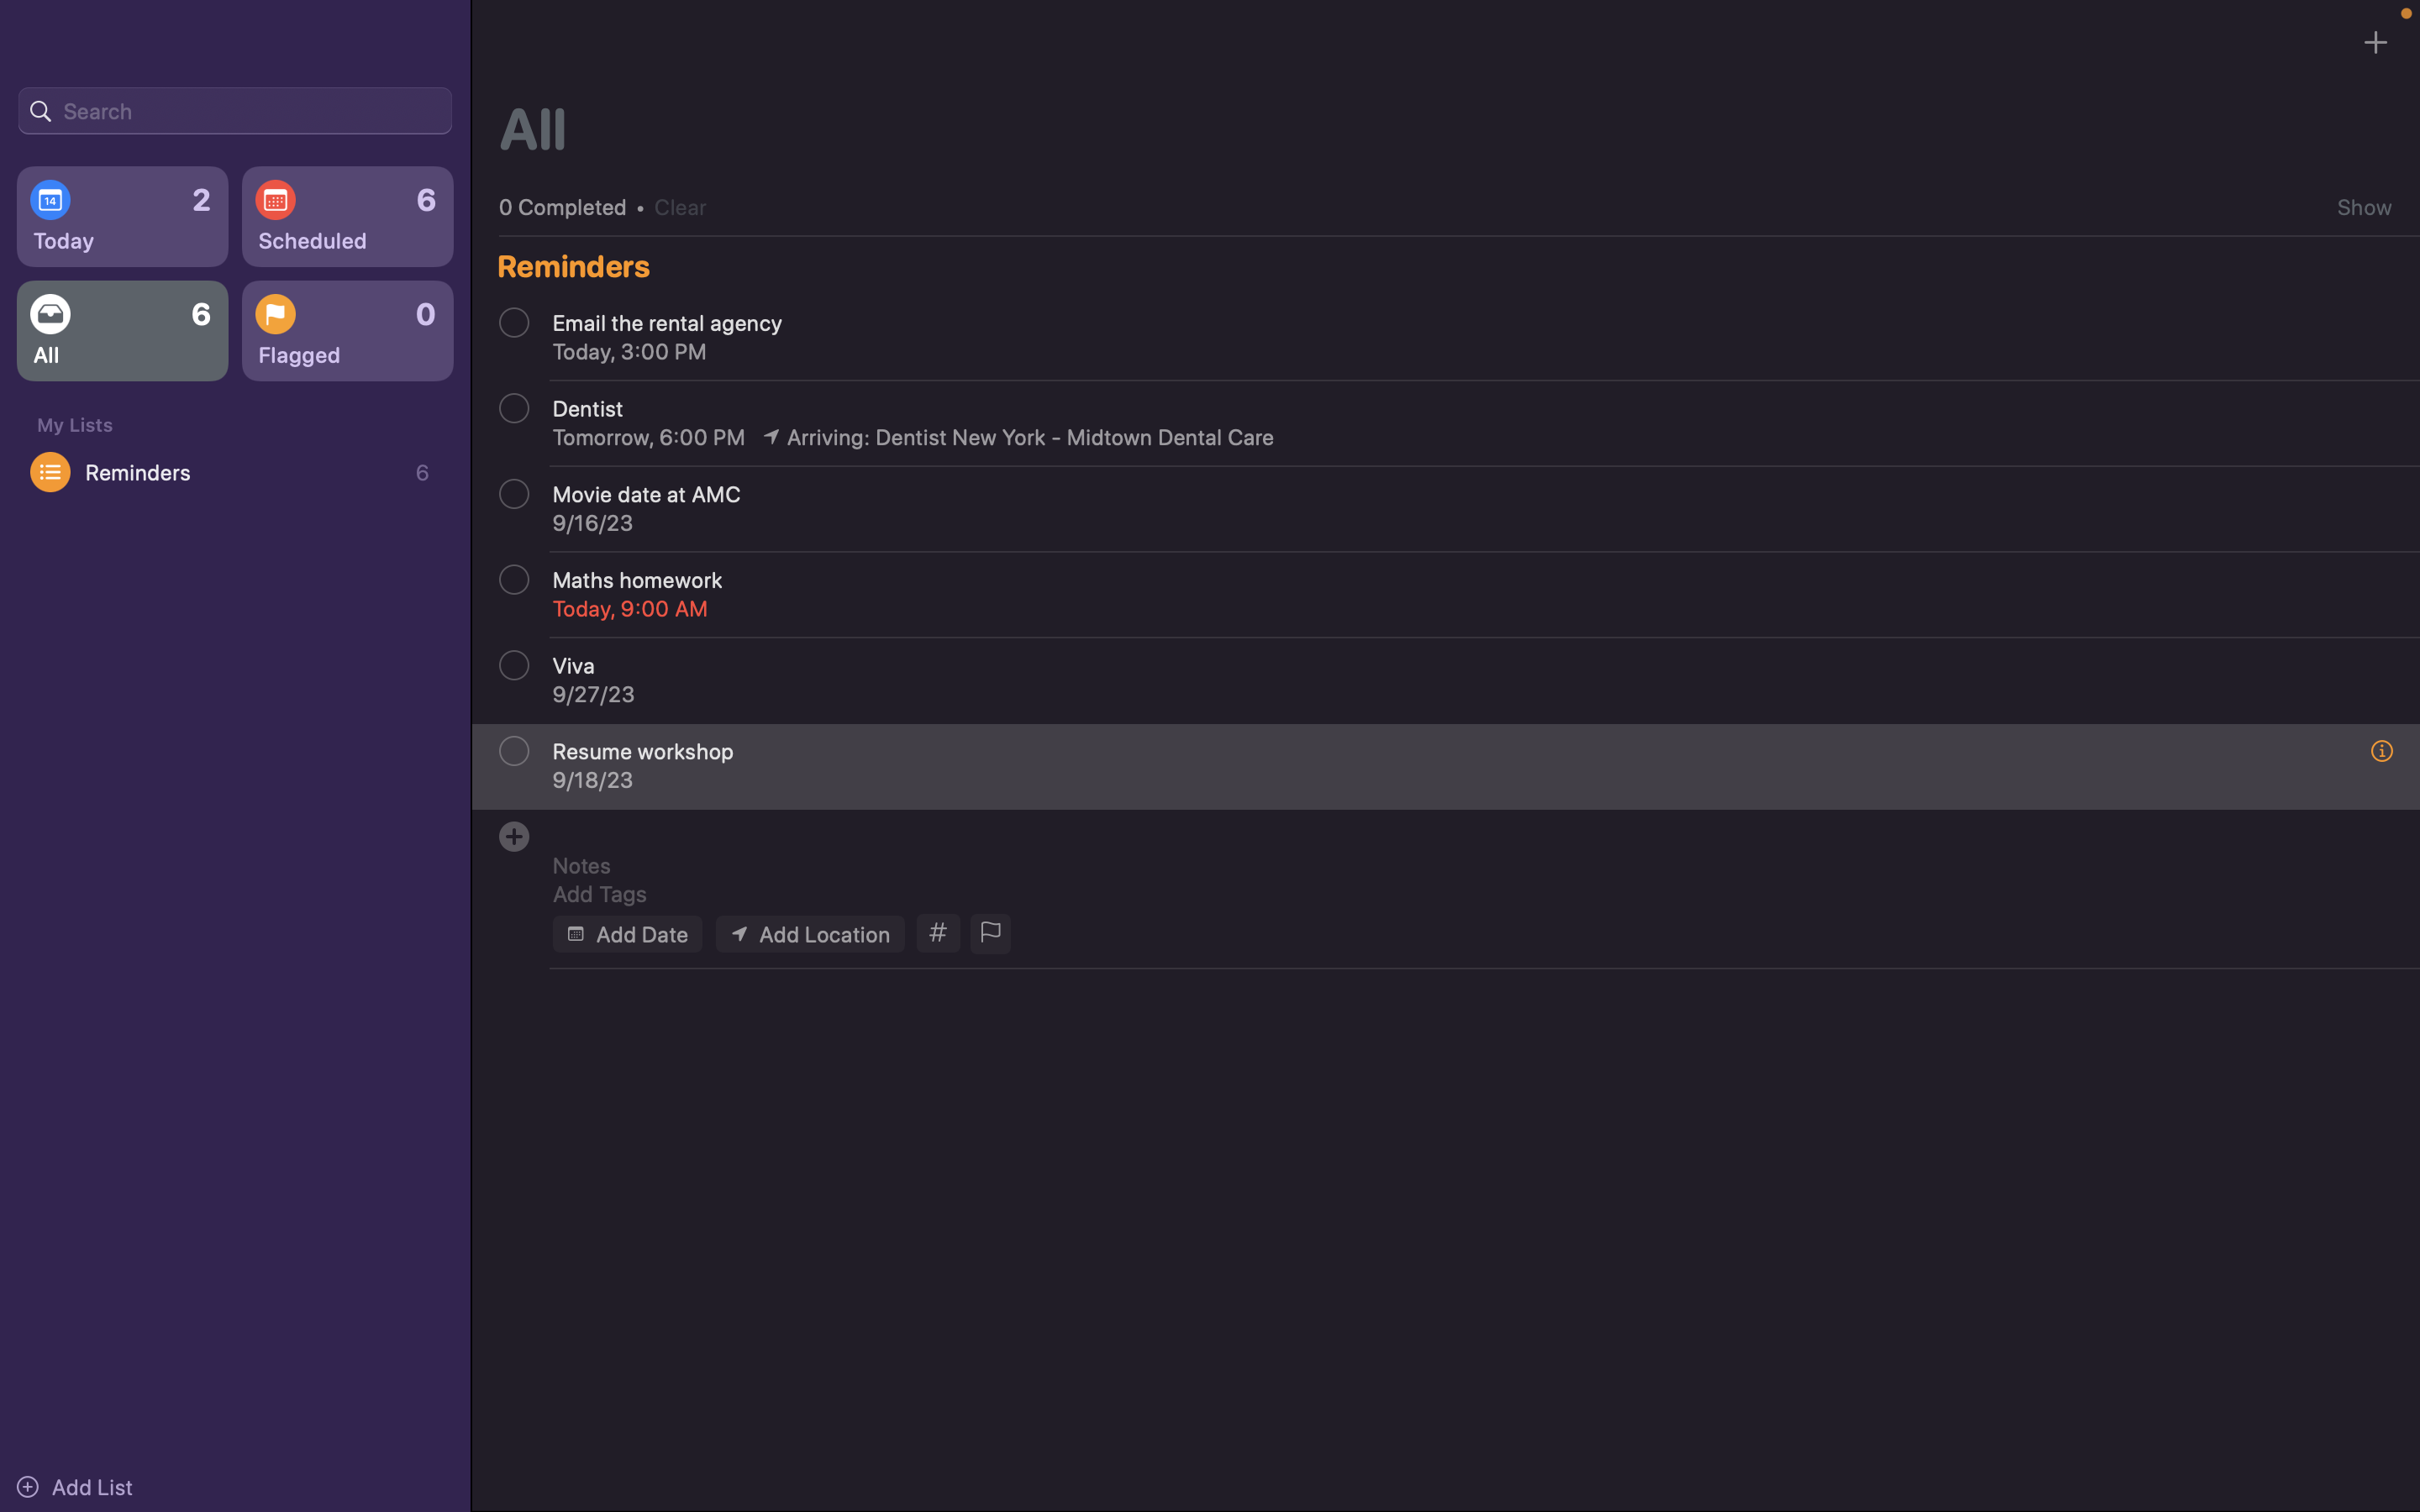 This screenshot has width=2420, height=1512. I want to click on Categorize the event under the labels "school" and "homework", so click(934, 932).